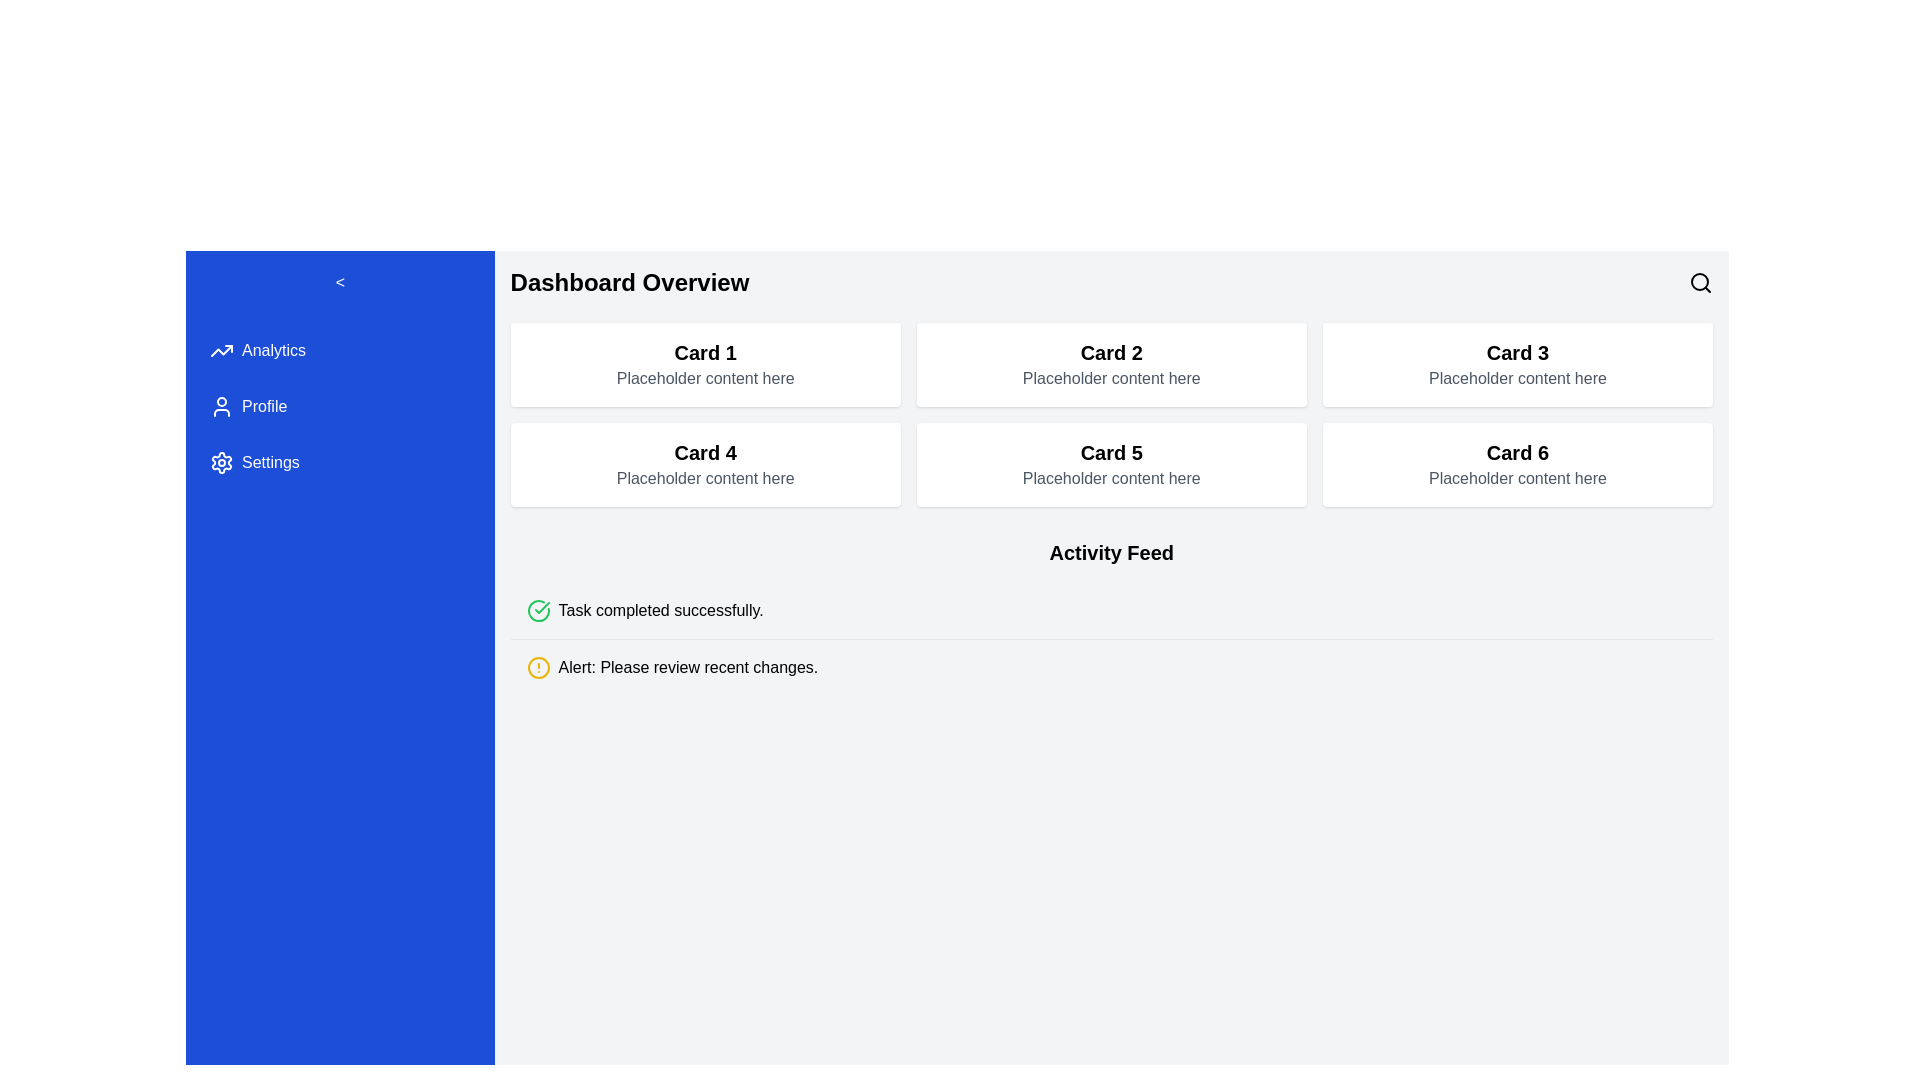 This screenshot has height=1080, width=1920. I want to click on the 'Analytics' text label in the vertical navigation menu, which is located beneath a trending line icon and above the 'Profile' and 'Settings' sections, so click(272, 350).